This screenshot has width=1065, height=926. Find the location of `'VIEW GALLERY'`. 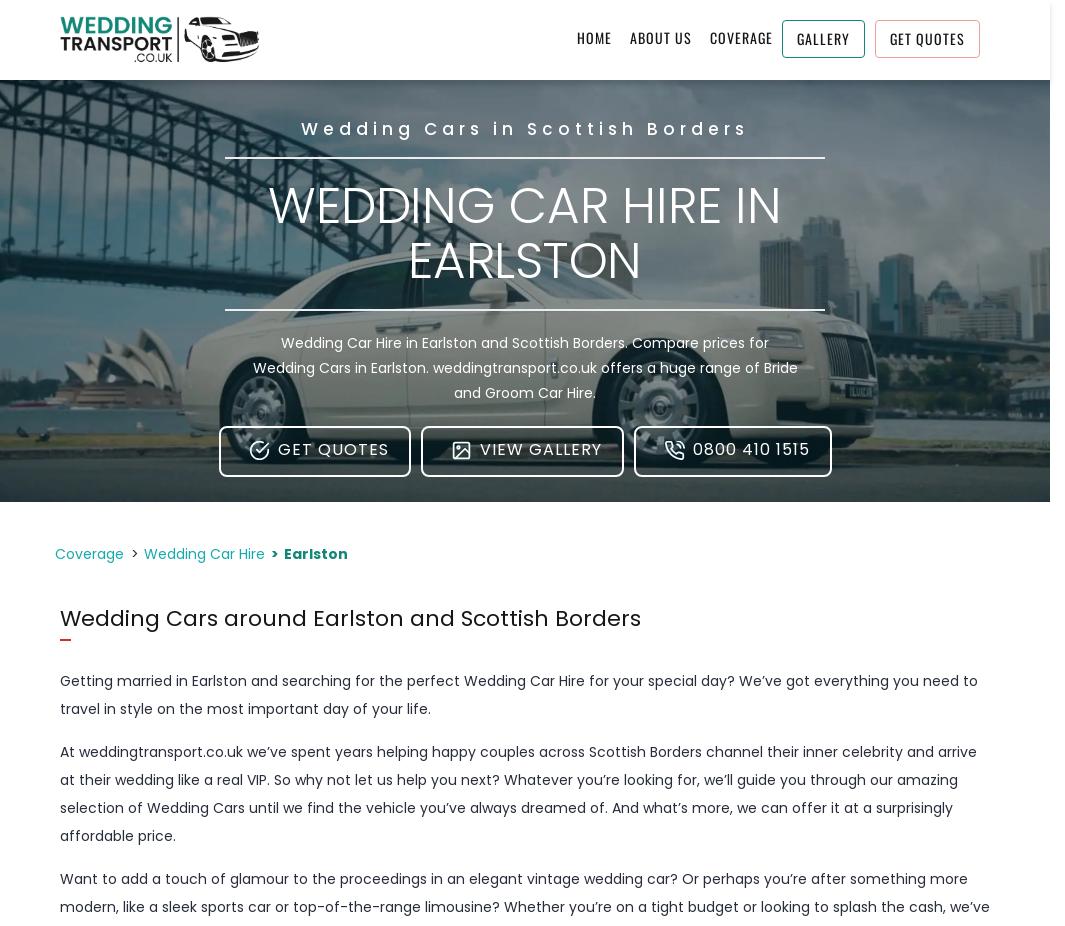

'VIEW GALLERY' is located at coordinates (539, 449).